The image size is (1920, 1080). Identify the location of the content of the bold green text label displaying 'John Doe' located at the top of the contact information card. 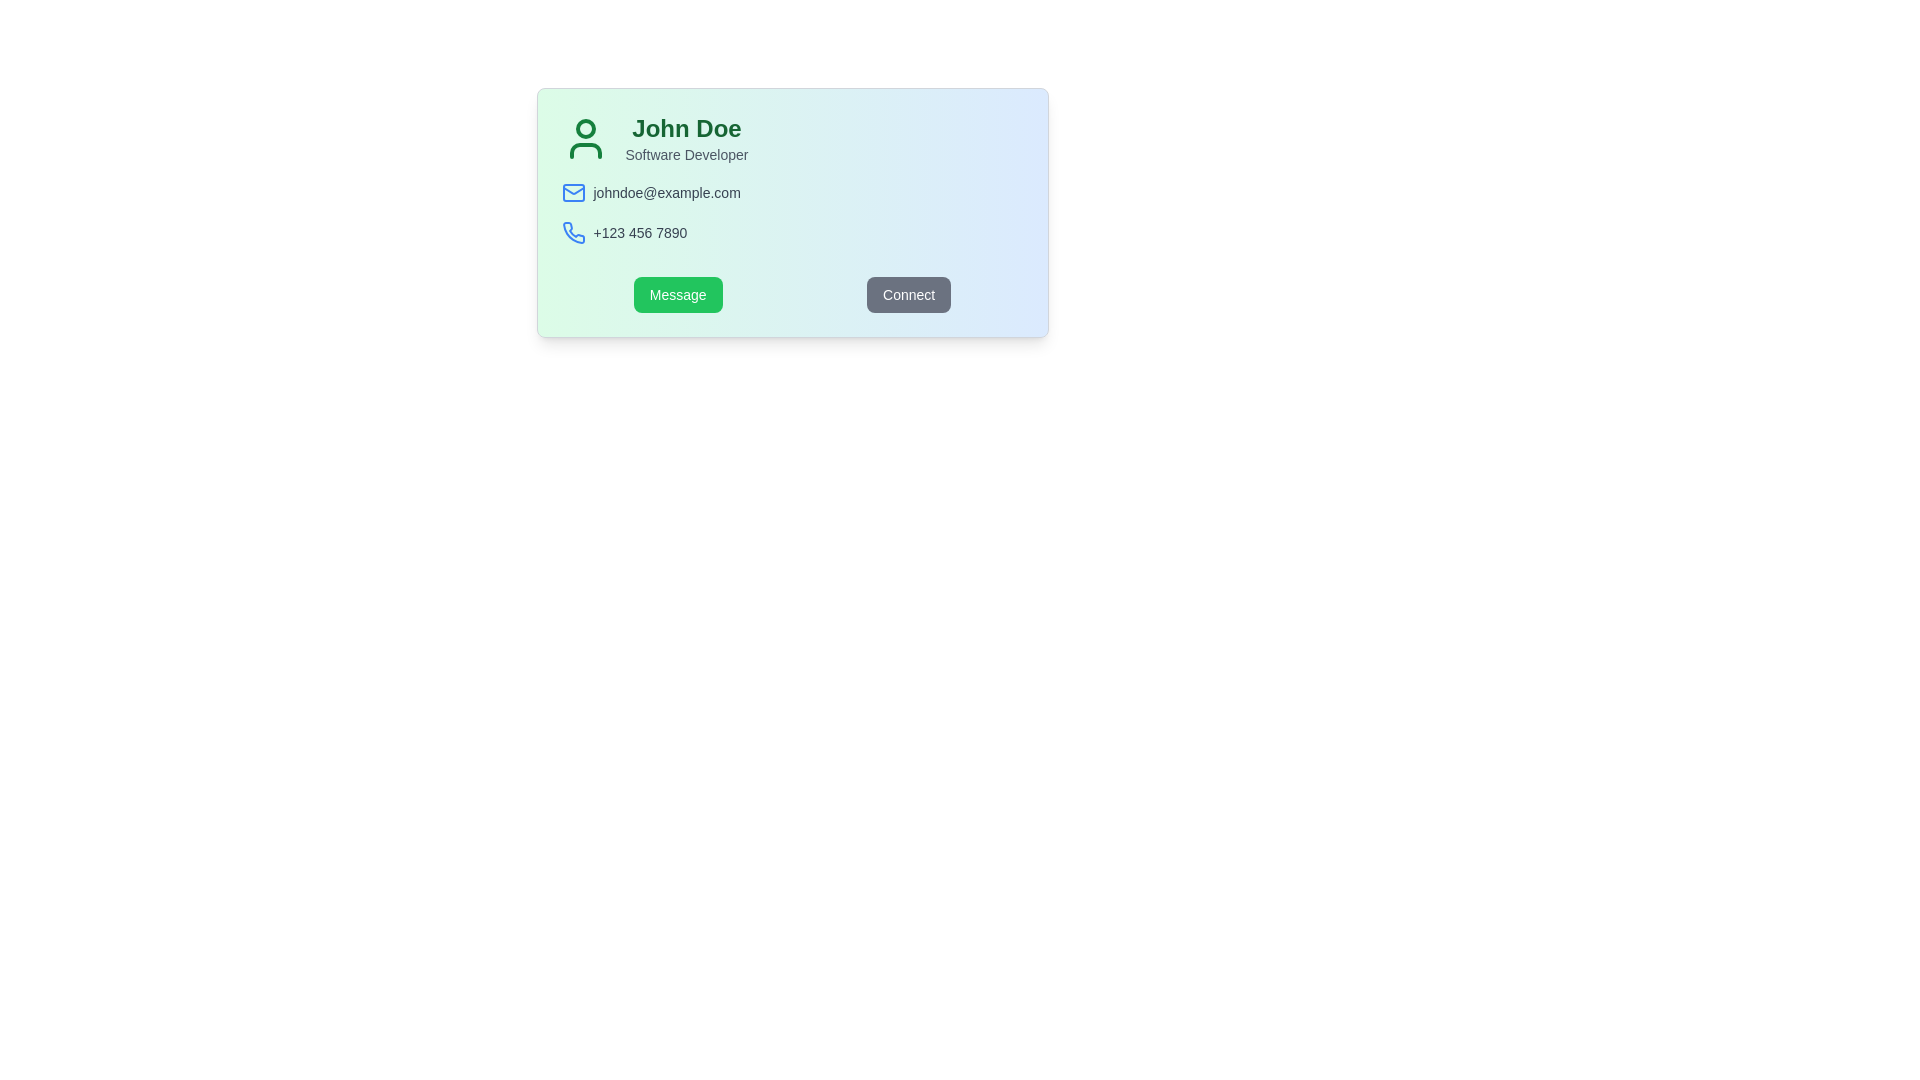
(686, 128).